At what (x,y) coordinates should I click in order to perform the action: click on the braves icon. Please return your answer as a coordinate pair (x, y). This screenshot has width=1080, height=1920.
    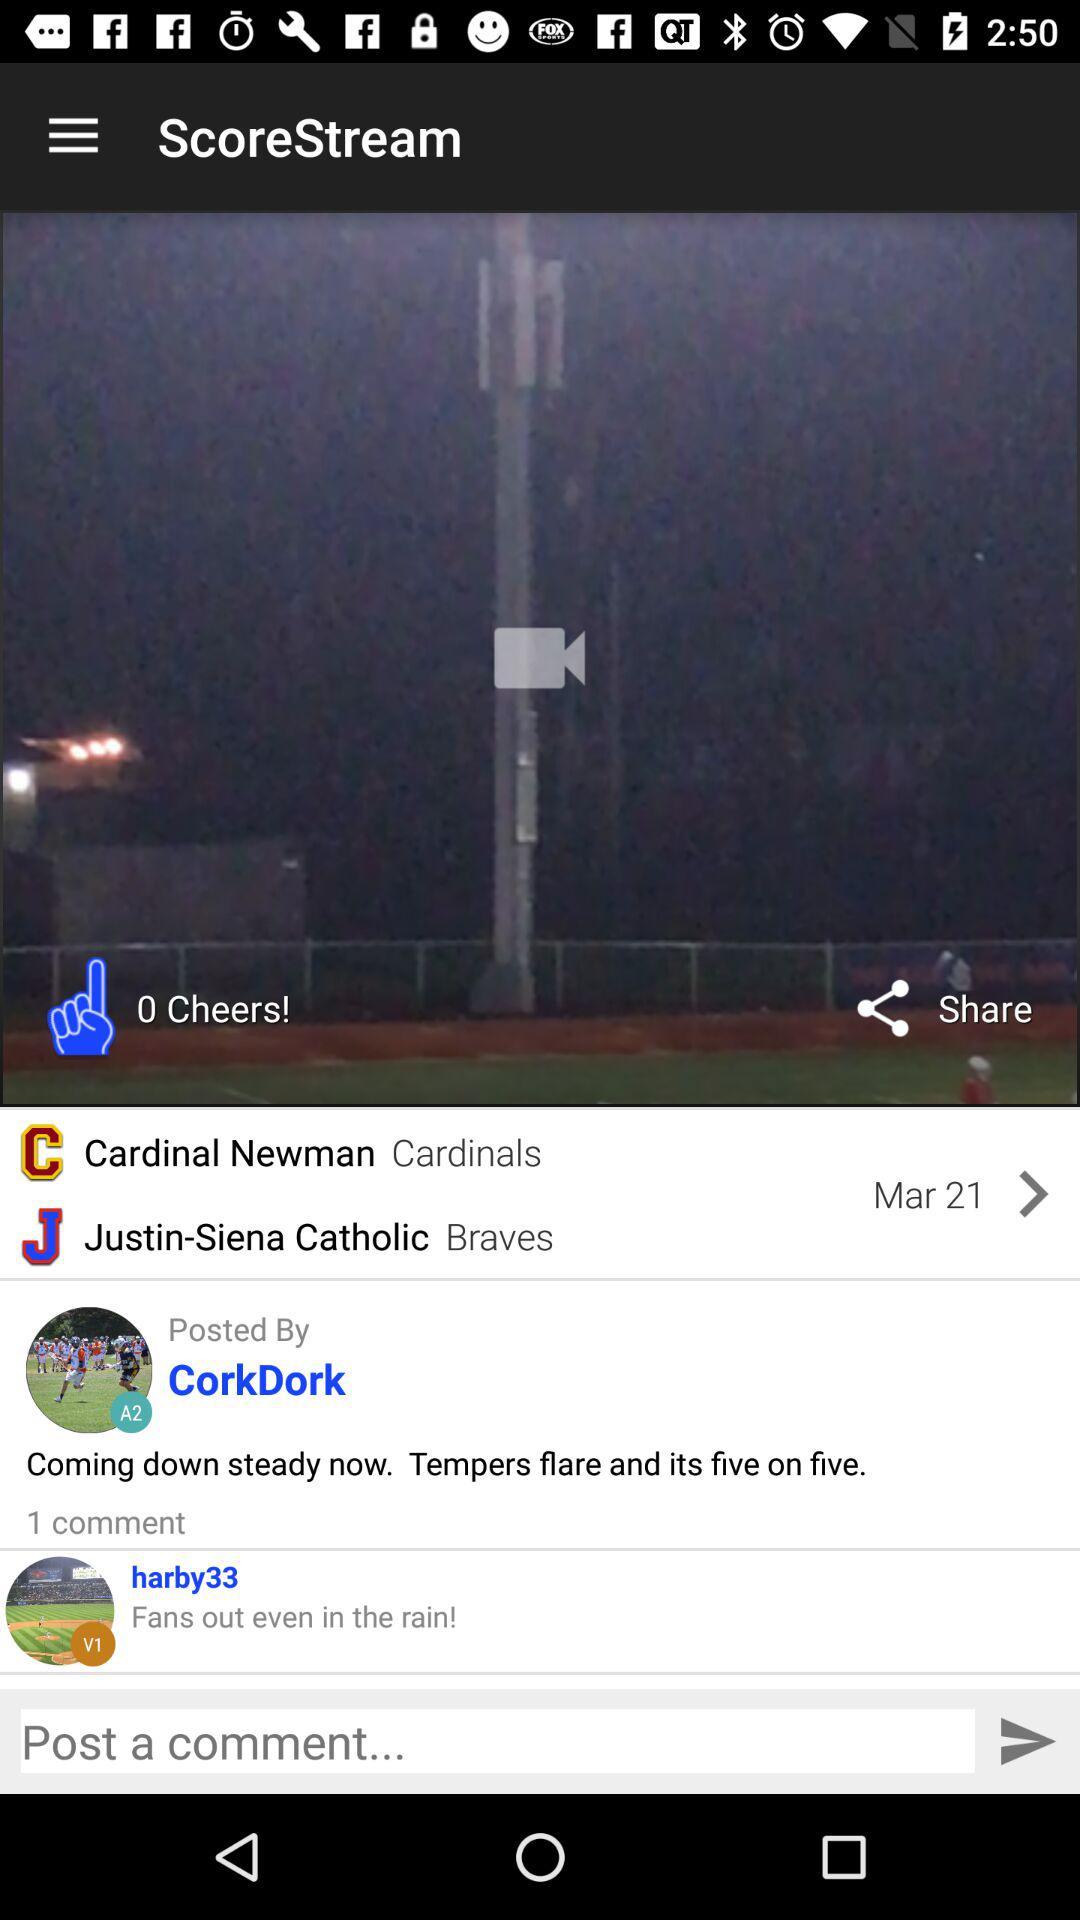
    Looking at the image, I should click on (498, 1235).